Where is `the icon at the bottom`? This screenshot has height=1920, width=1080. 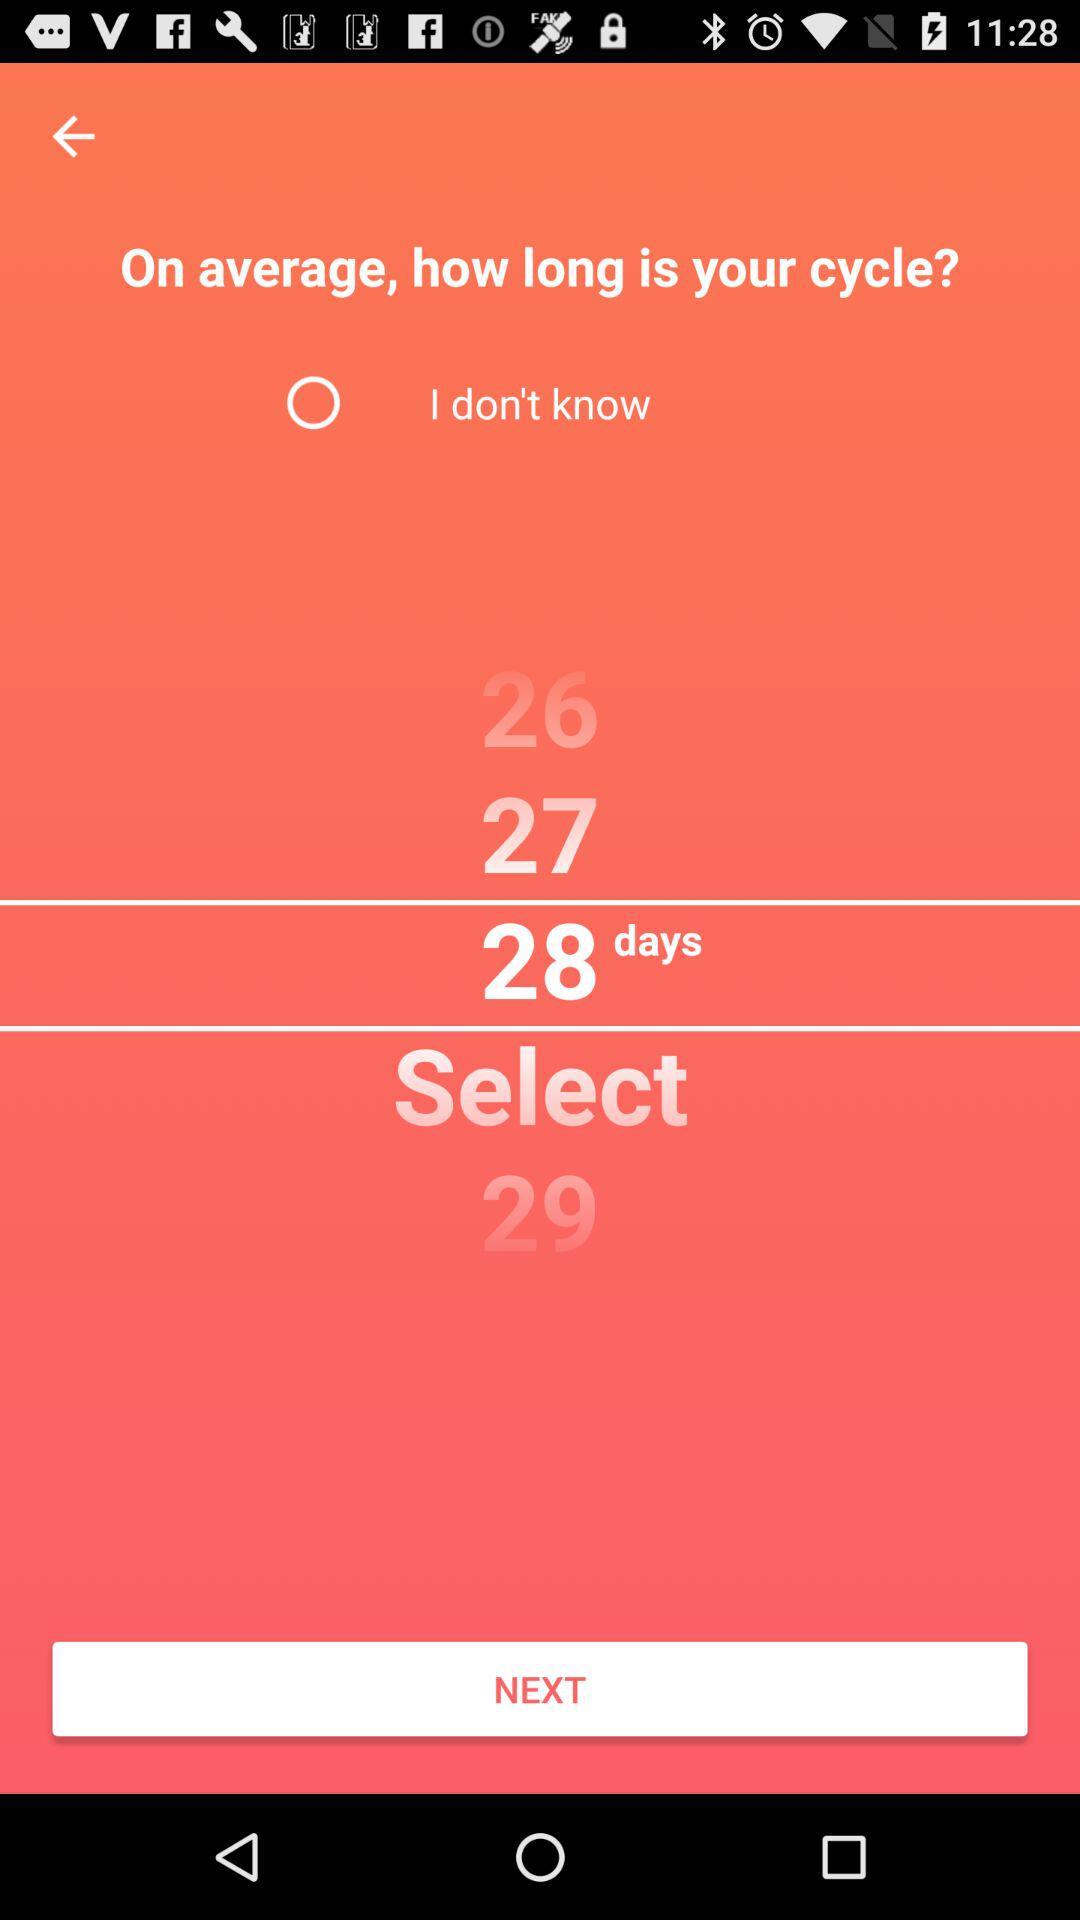
the icon at the bottom is located at coordinates (540, 1688).